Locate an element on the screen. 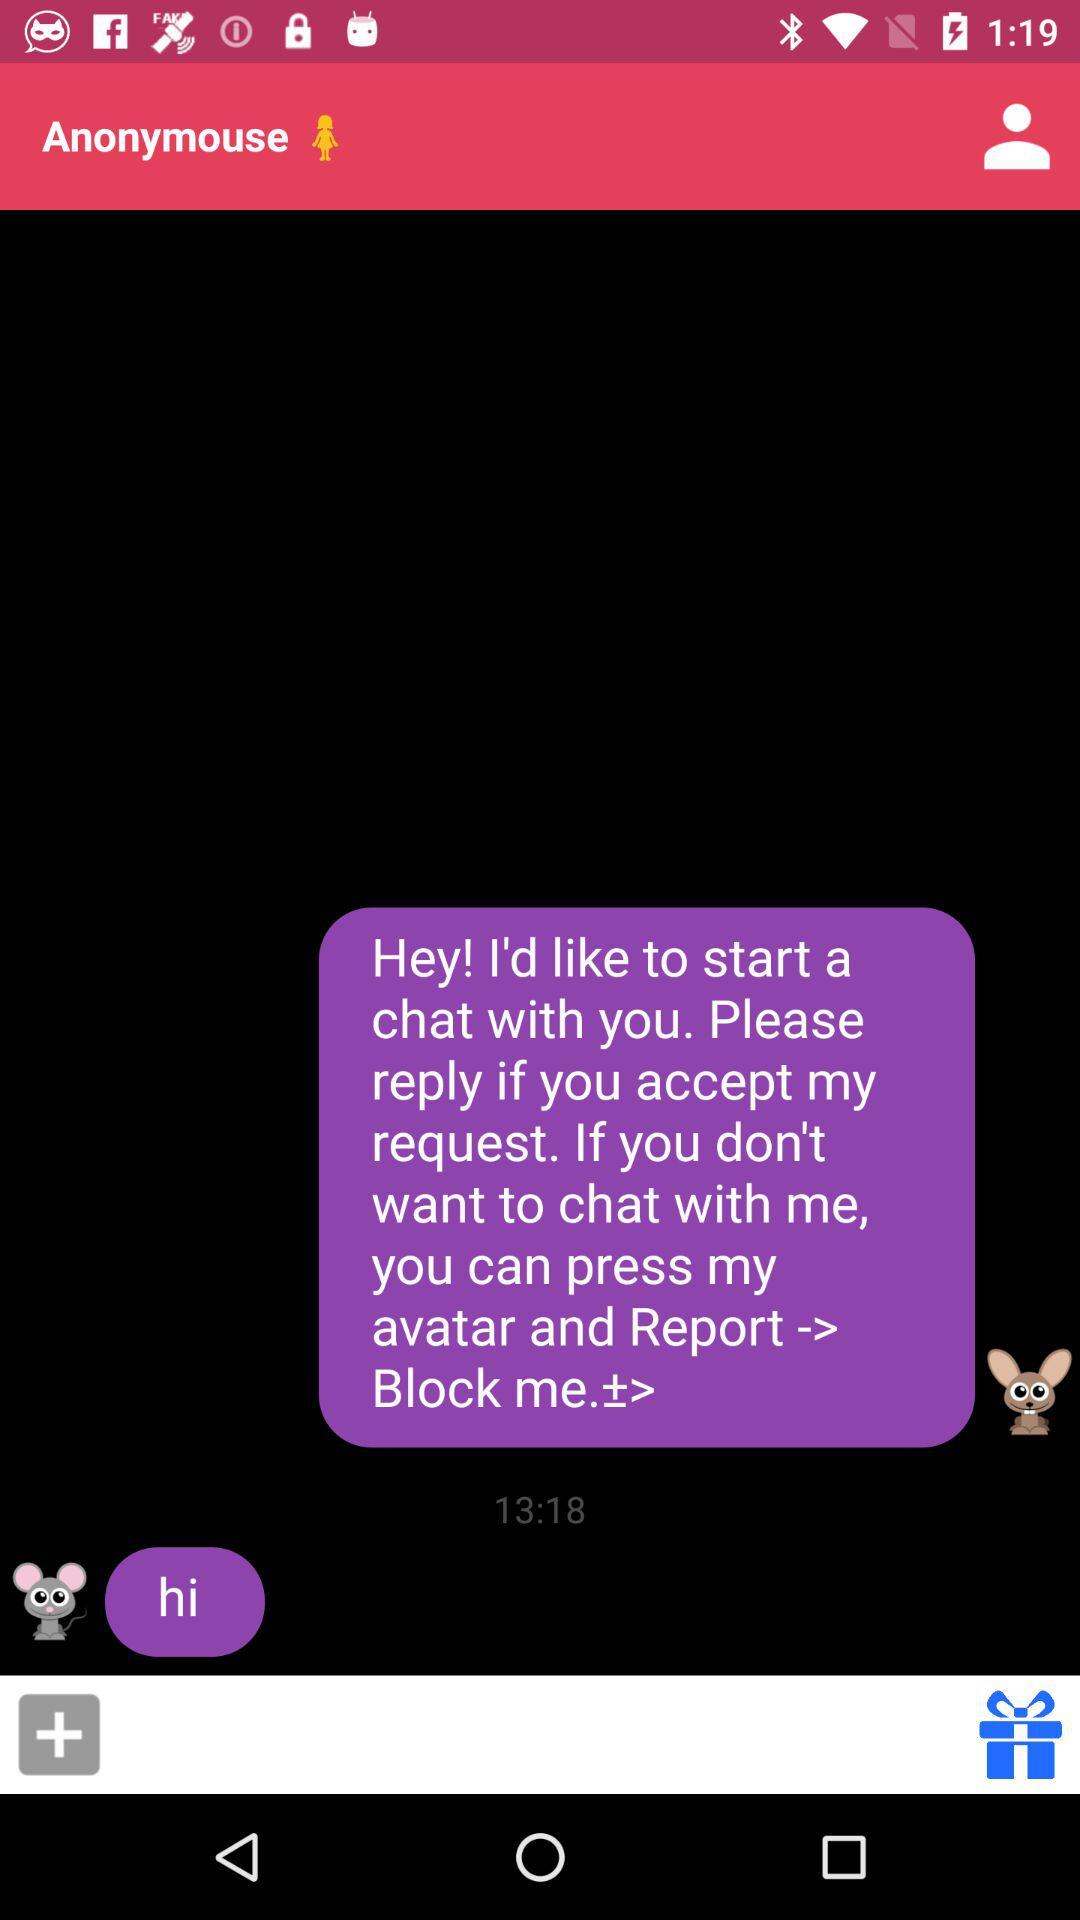 This screenshot has height=1920, width=1080. contact is located at coordinates (58, 1733).